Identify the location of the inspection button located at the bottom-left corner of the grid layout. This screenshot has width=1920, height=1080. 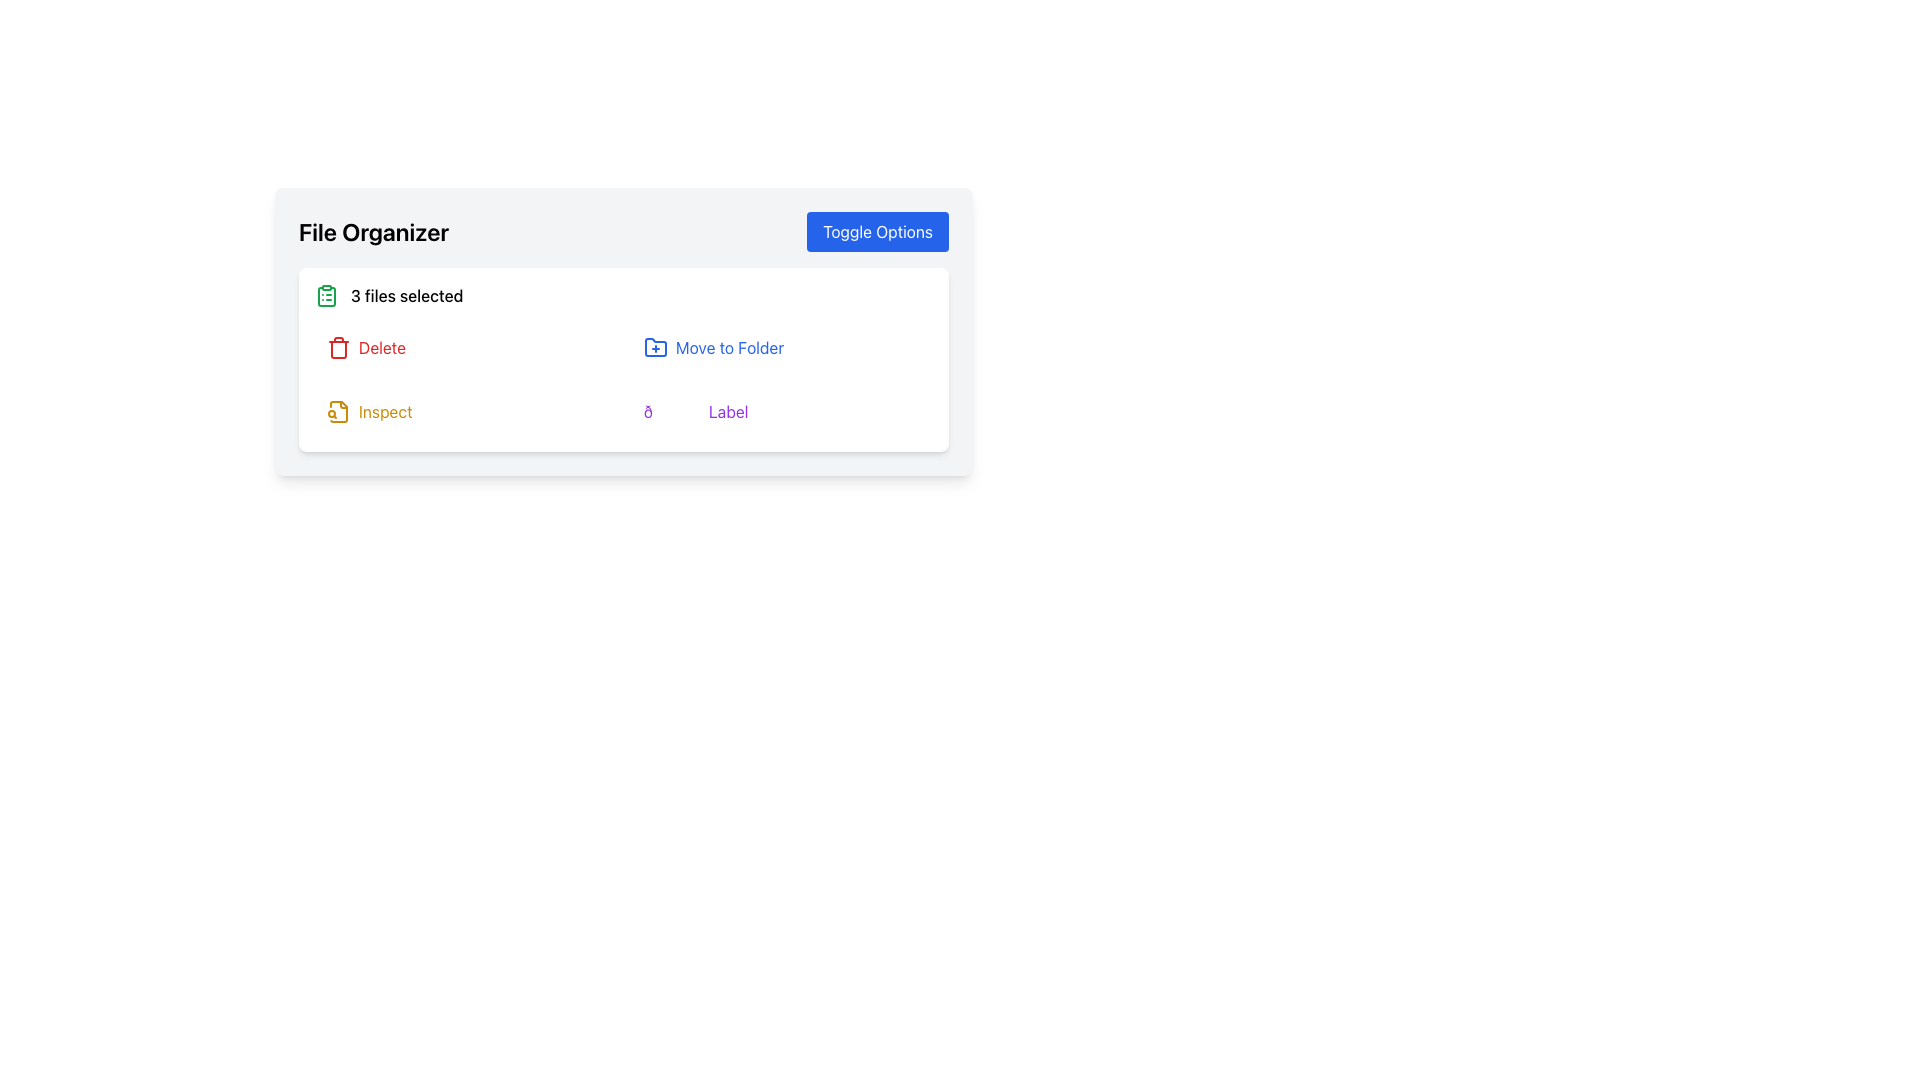
(464, 411).